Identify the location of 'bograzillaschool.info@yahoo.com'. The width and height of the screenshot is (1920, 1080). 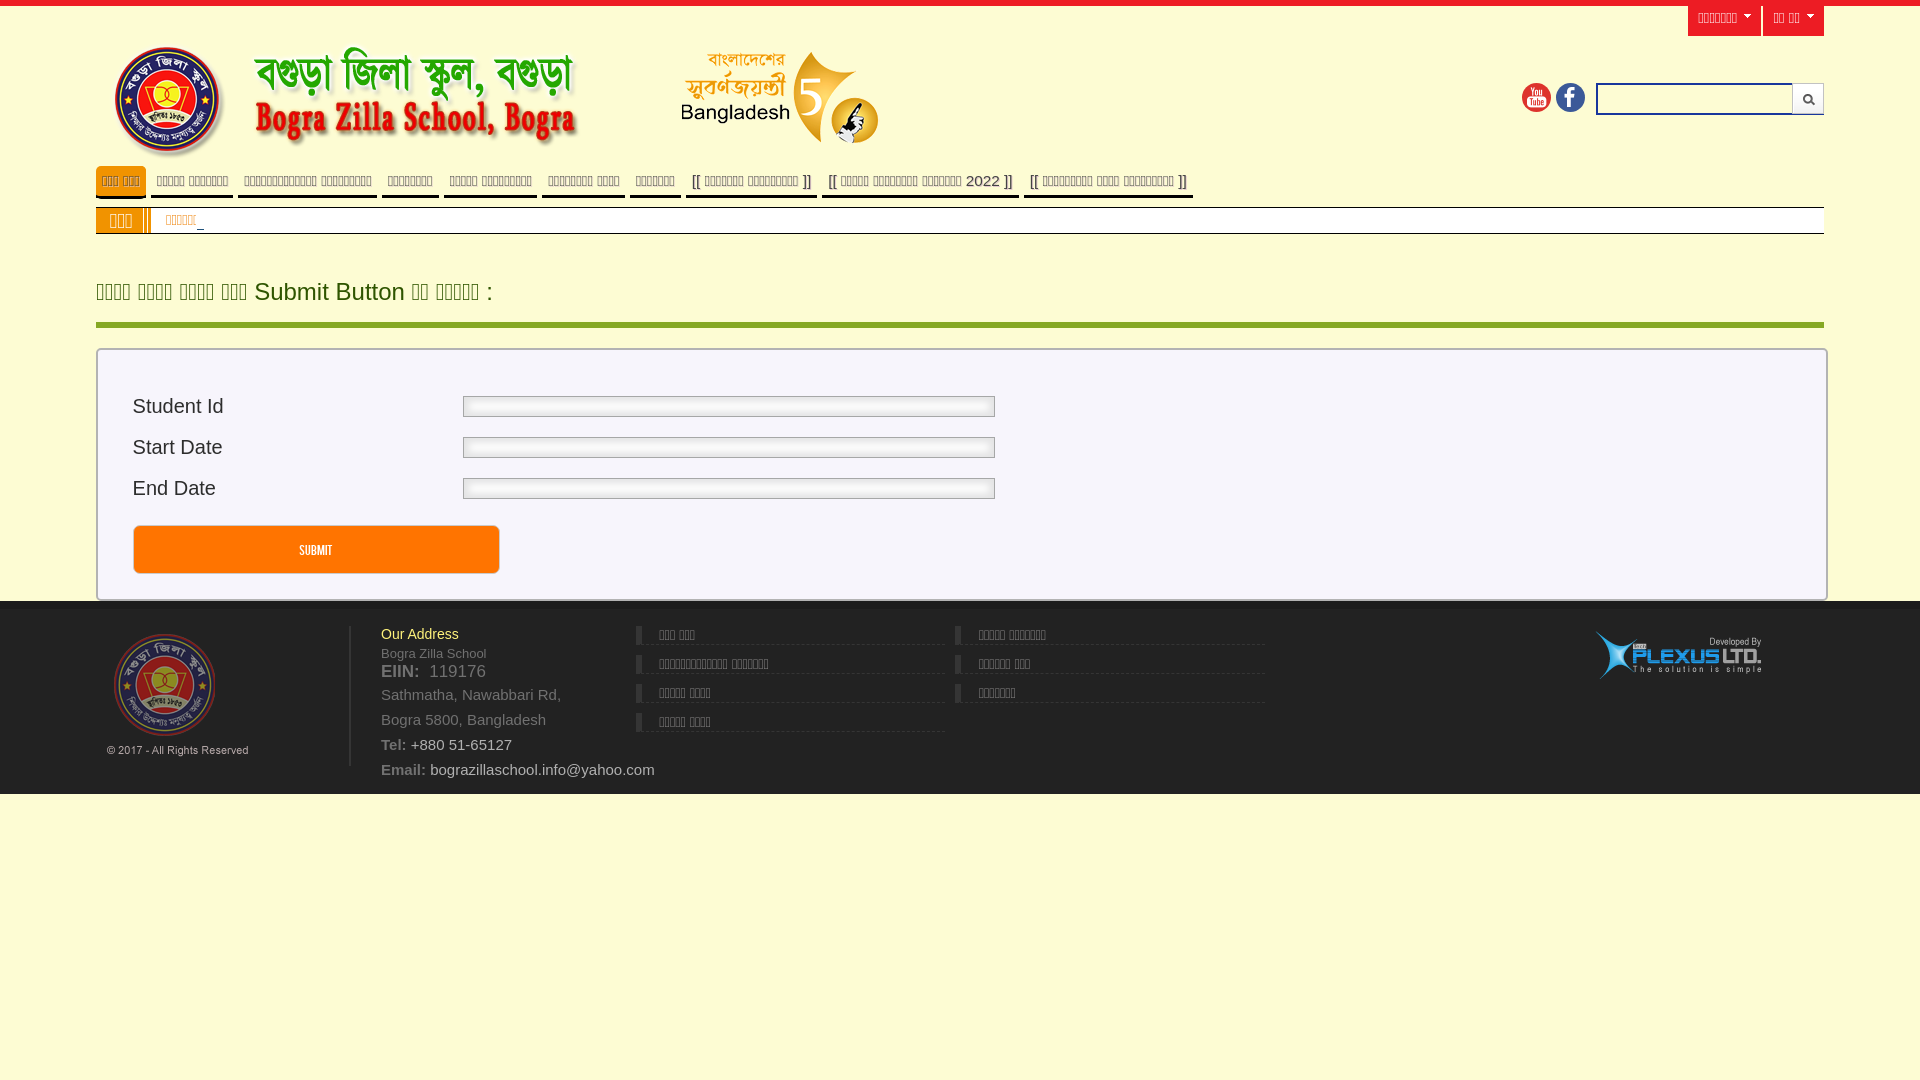
(429, 768).